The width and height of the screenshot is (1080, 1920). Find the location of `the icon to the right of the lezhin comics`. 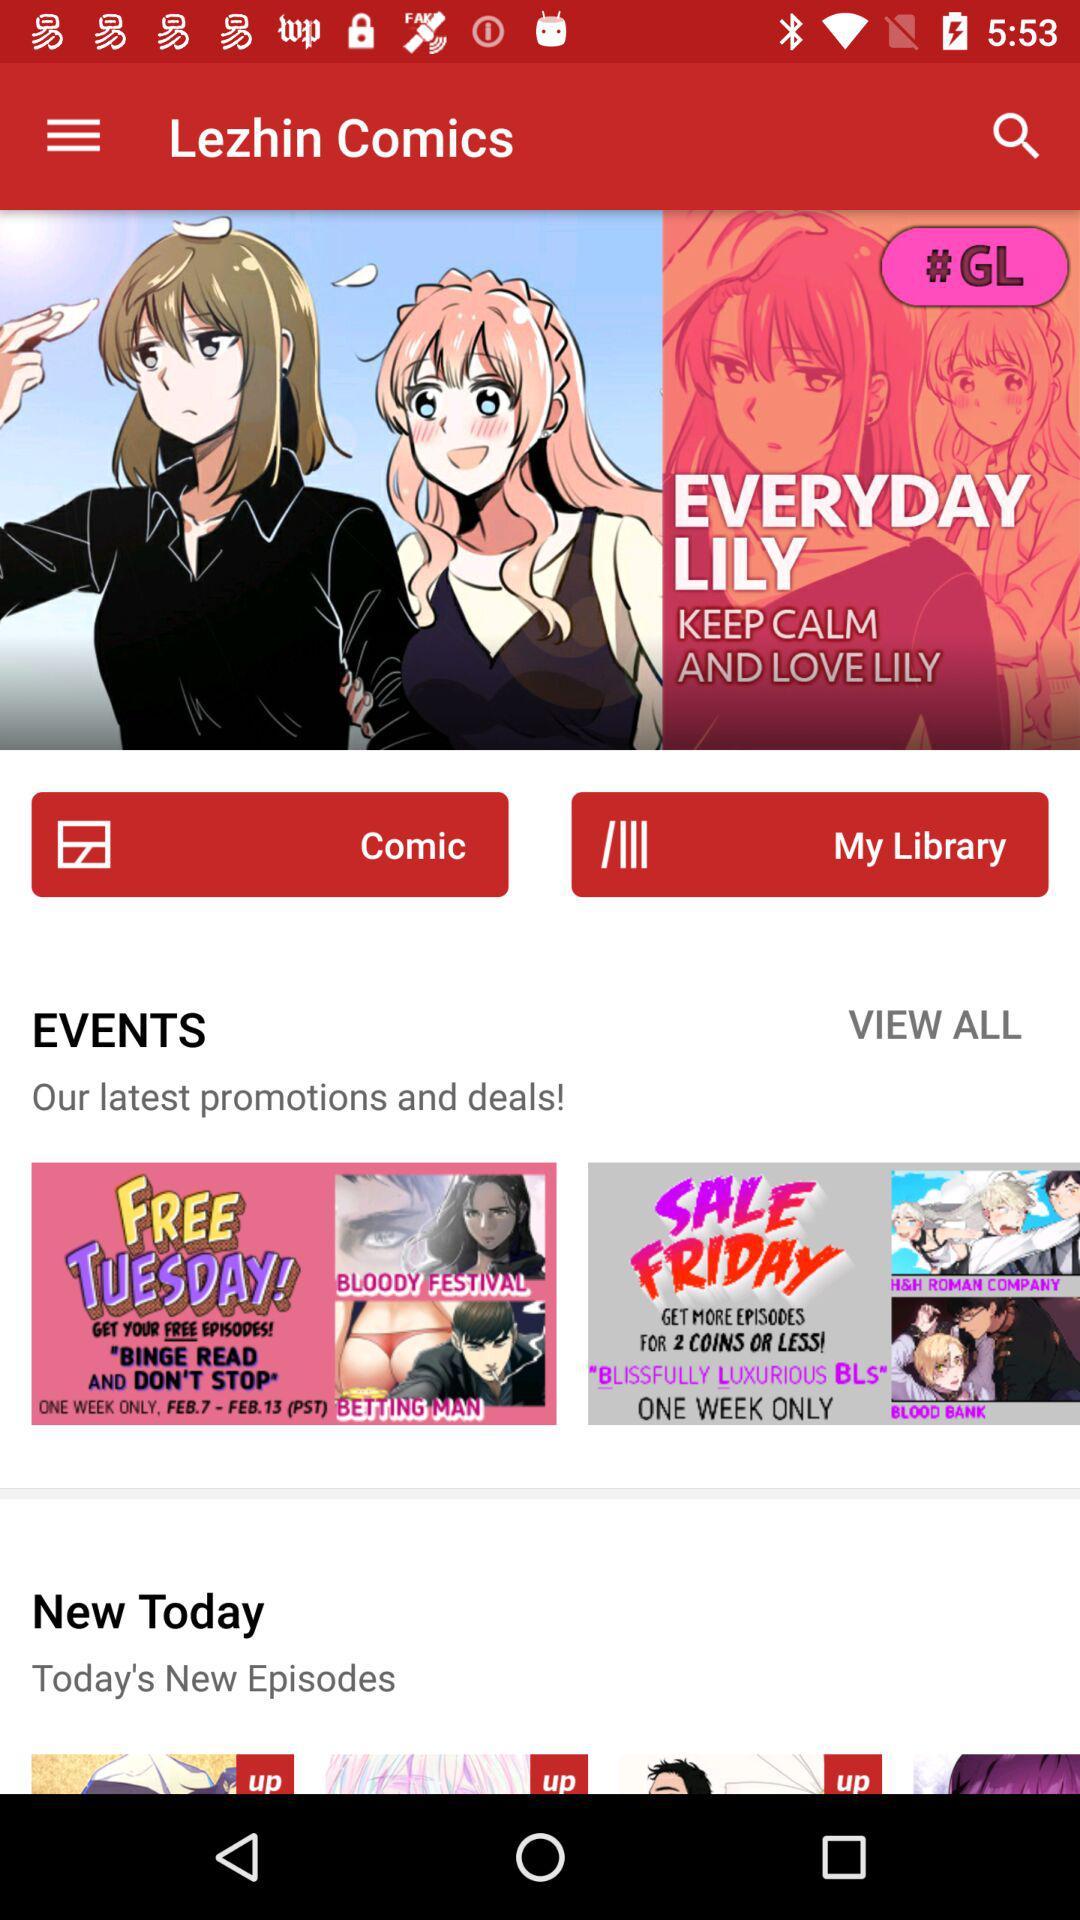

the icon to the right of the lezhin comics is located at coordinates (1017, 135).